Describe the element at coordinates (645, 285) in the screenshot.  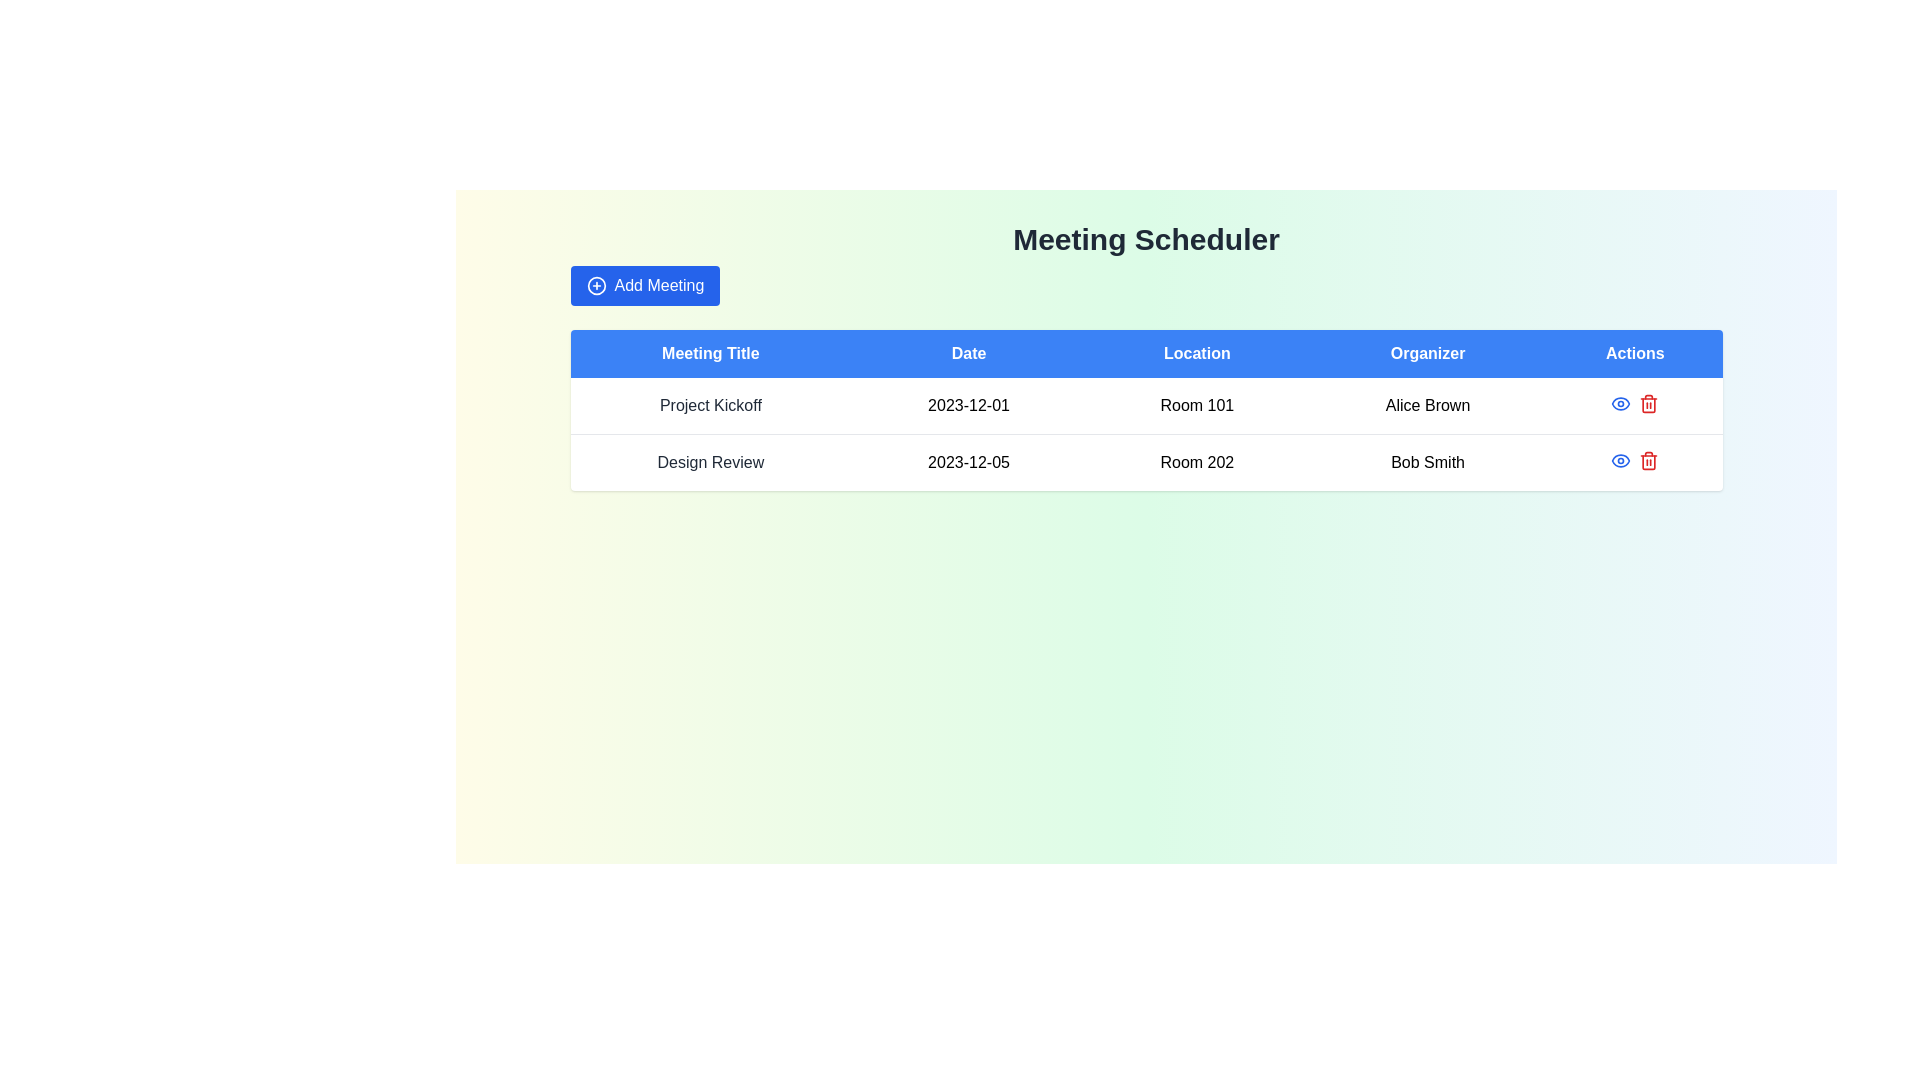
I see `the blue 'Add Meeting' button with the text in white and a '+' icon, located below 'Meeting Scheduler'` at that location.